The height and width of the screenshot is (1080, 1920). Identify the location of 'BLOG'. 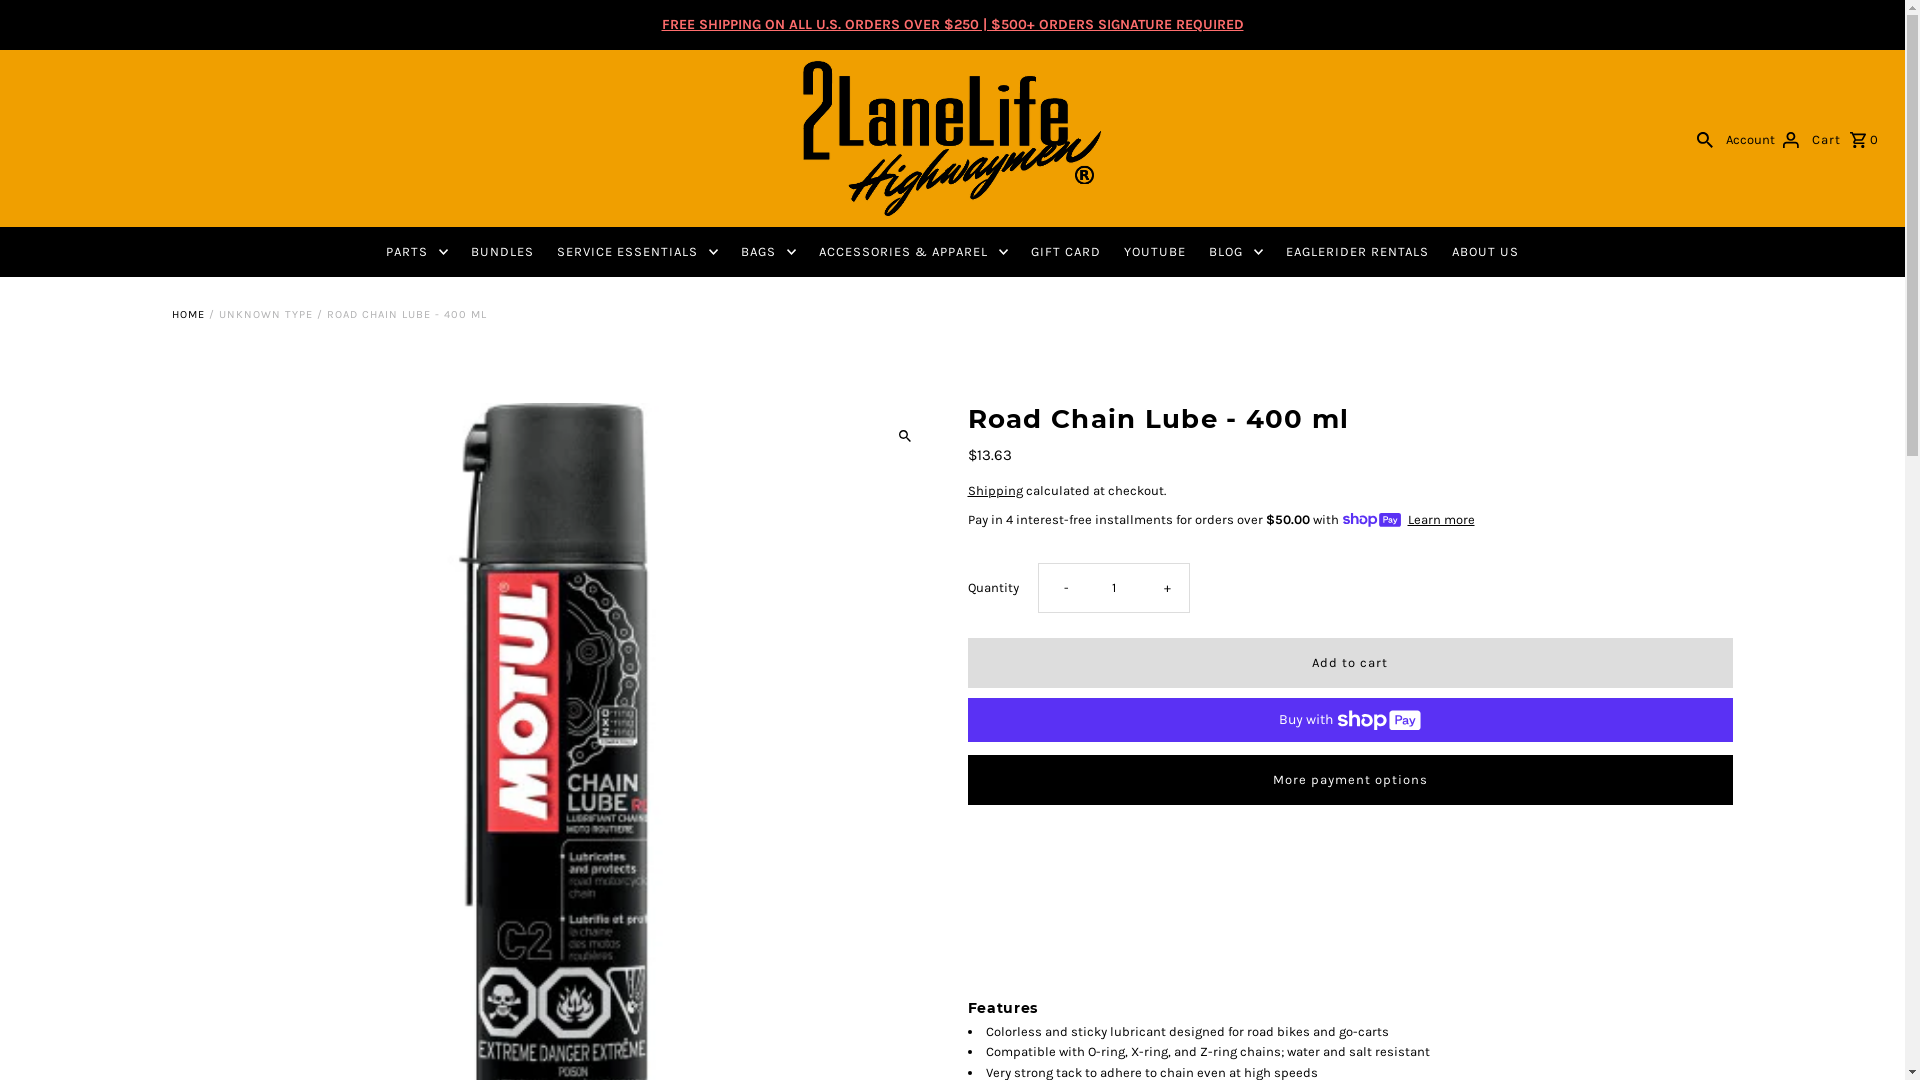
(1235, 250).